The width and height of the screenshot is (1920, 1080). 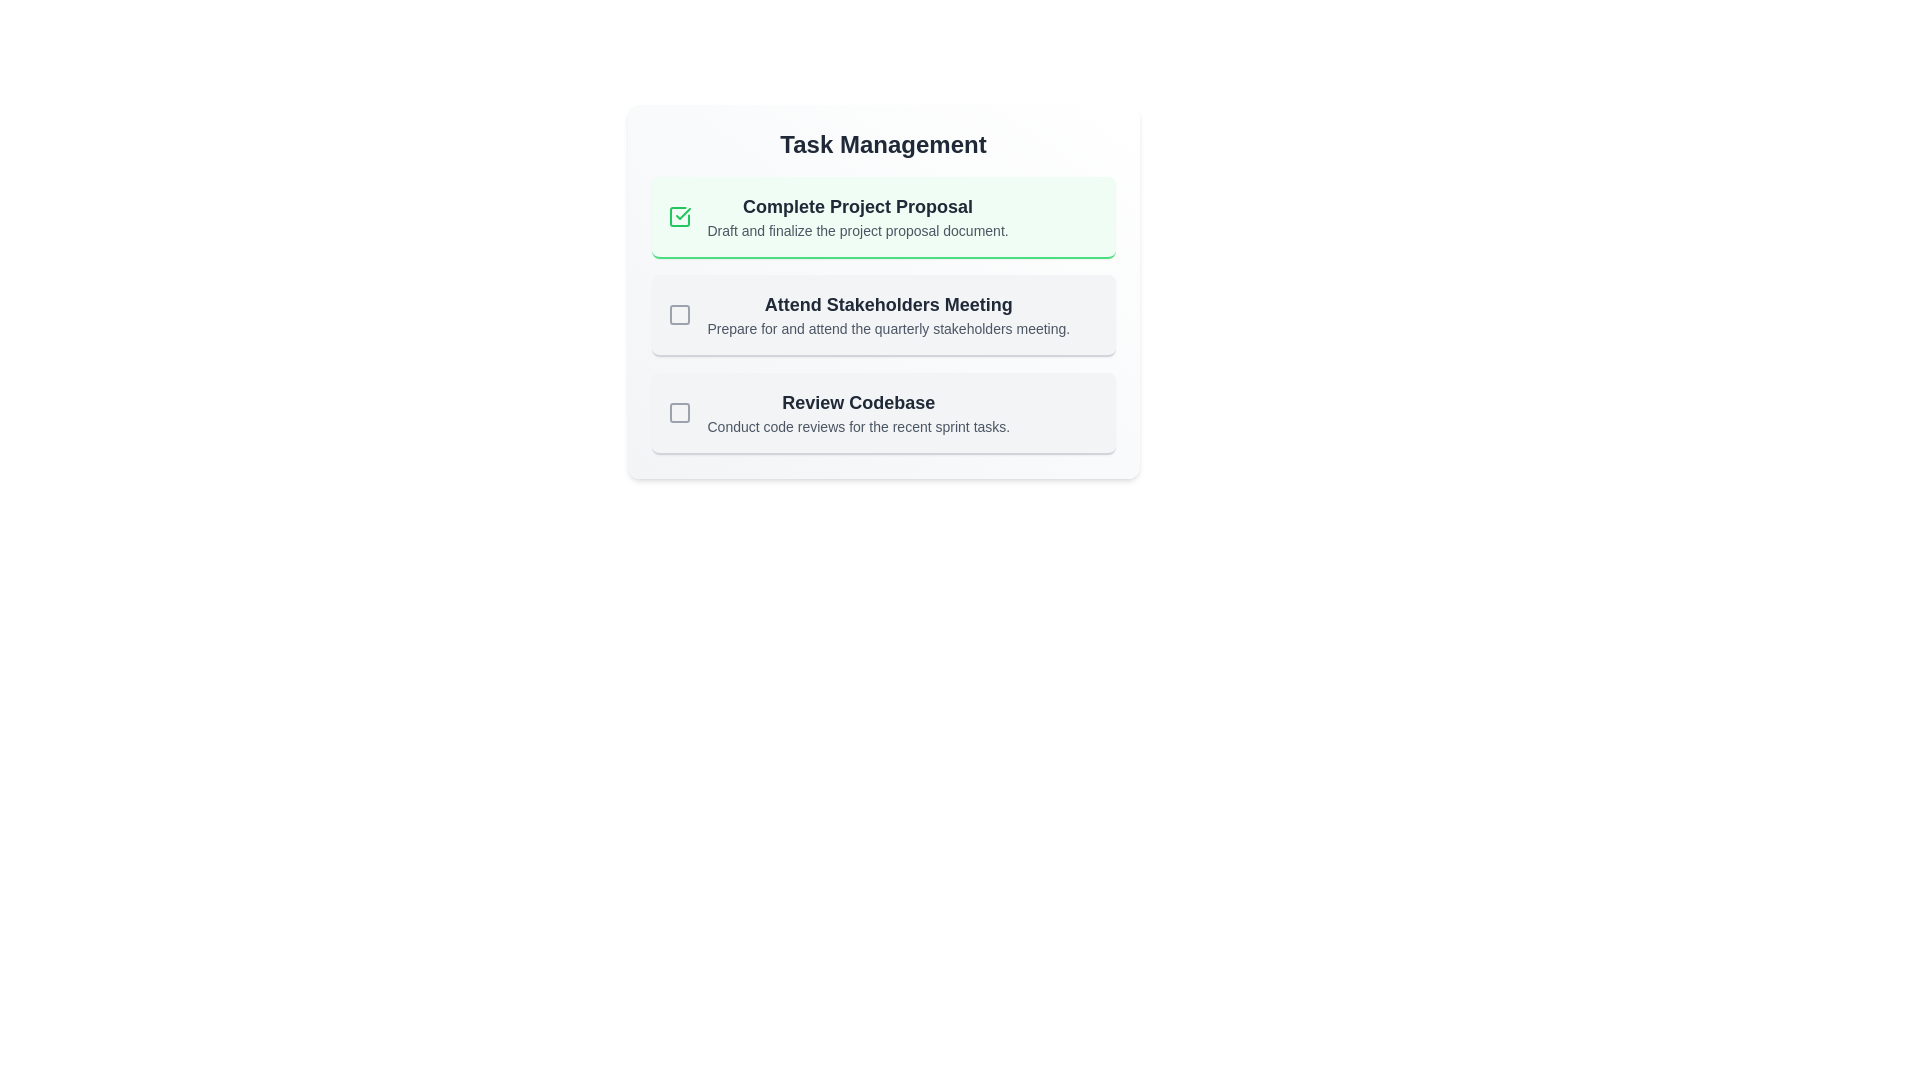 I want to click on the label representing the task titled 'Review Codebase' within the task list under 'Task Management', so click(x=858, y=411).